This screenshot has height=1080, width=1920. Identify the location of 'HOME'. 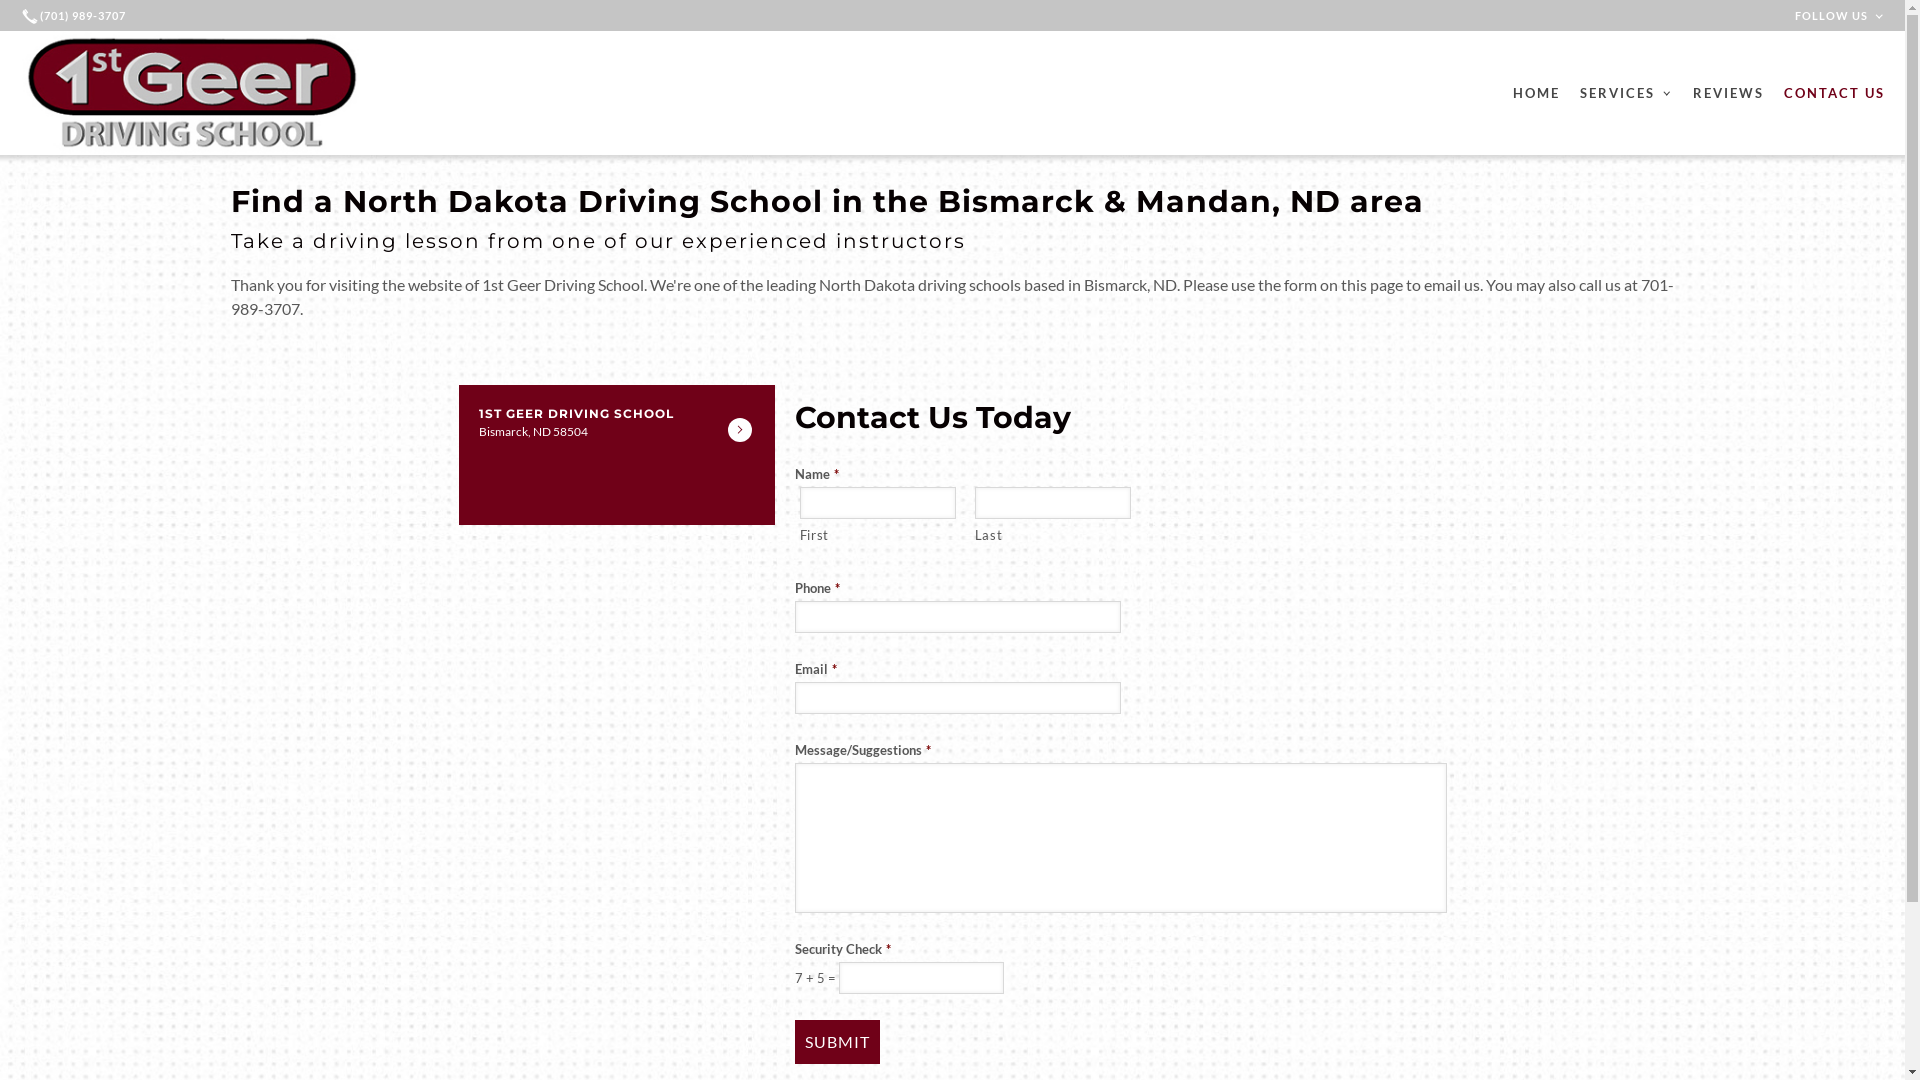
(1535, 92).